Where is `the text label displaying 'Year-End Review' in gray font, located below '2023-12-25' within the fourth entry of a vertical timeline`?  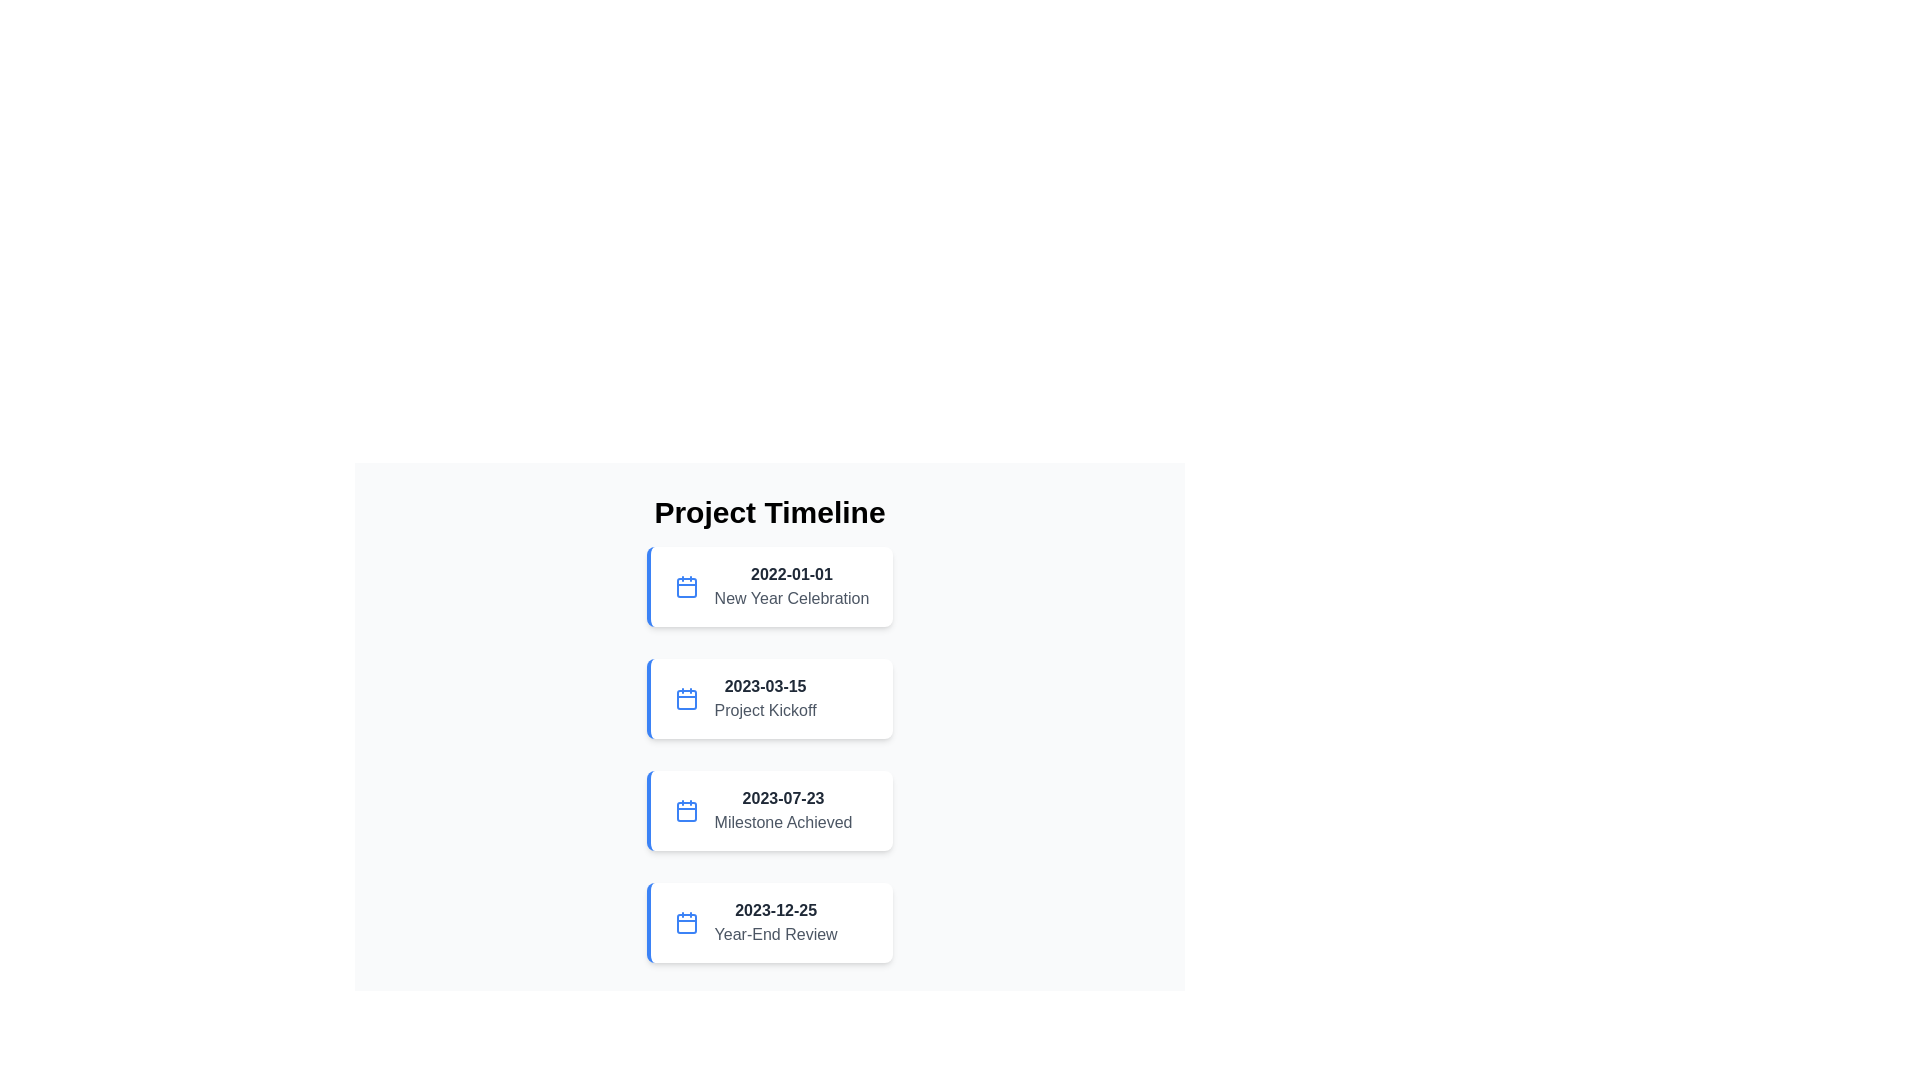 the text label displaying 'Year-End Review' in gray font, located below '2023-12-25' within the fourth entry of a vertical timeline is located at coordinates (775, 934).